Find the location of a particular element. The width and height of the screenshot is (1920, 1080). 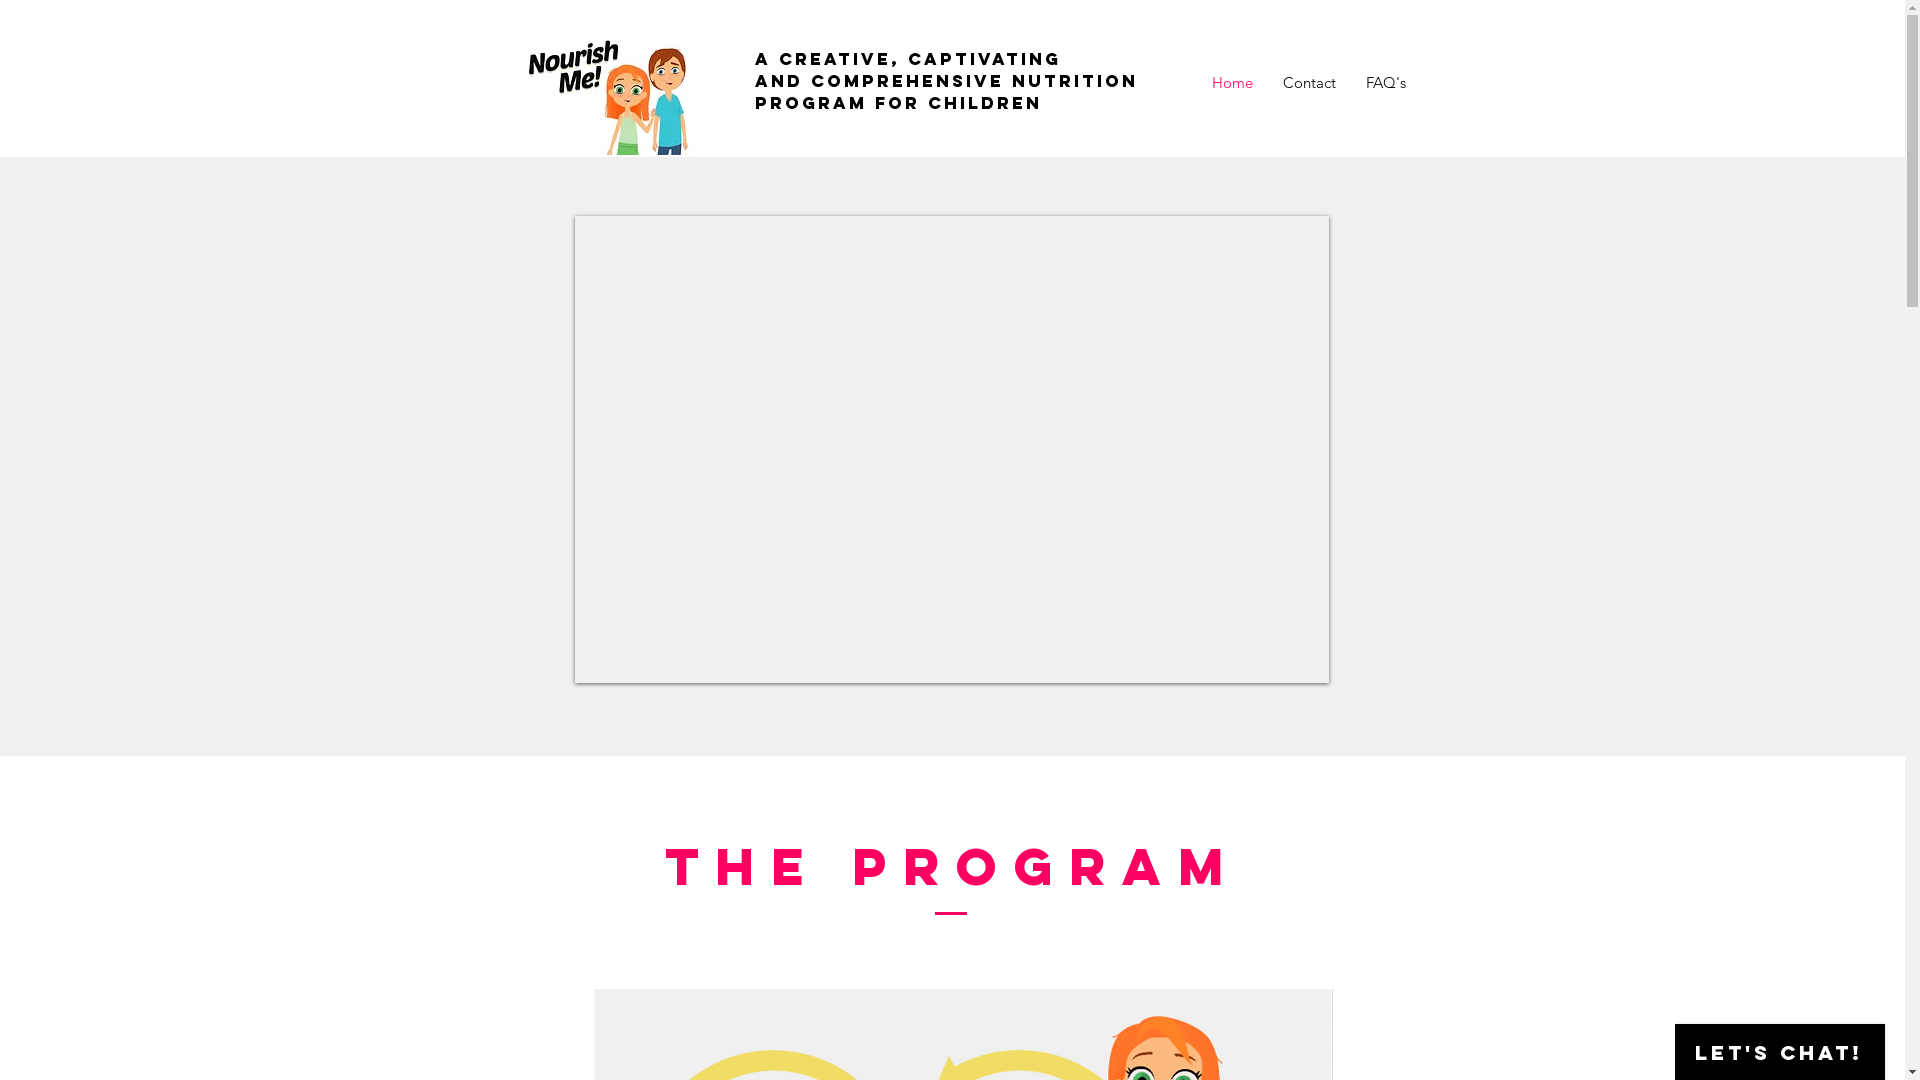

'Contact' is located at coordinates (1309, 82).